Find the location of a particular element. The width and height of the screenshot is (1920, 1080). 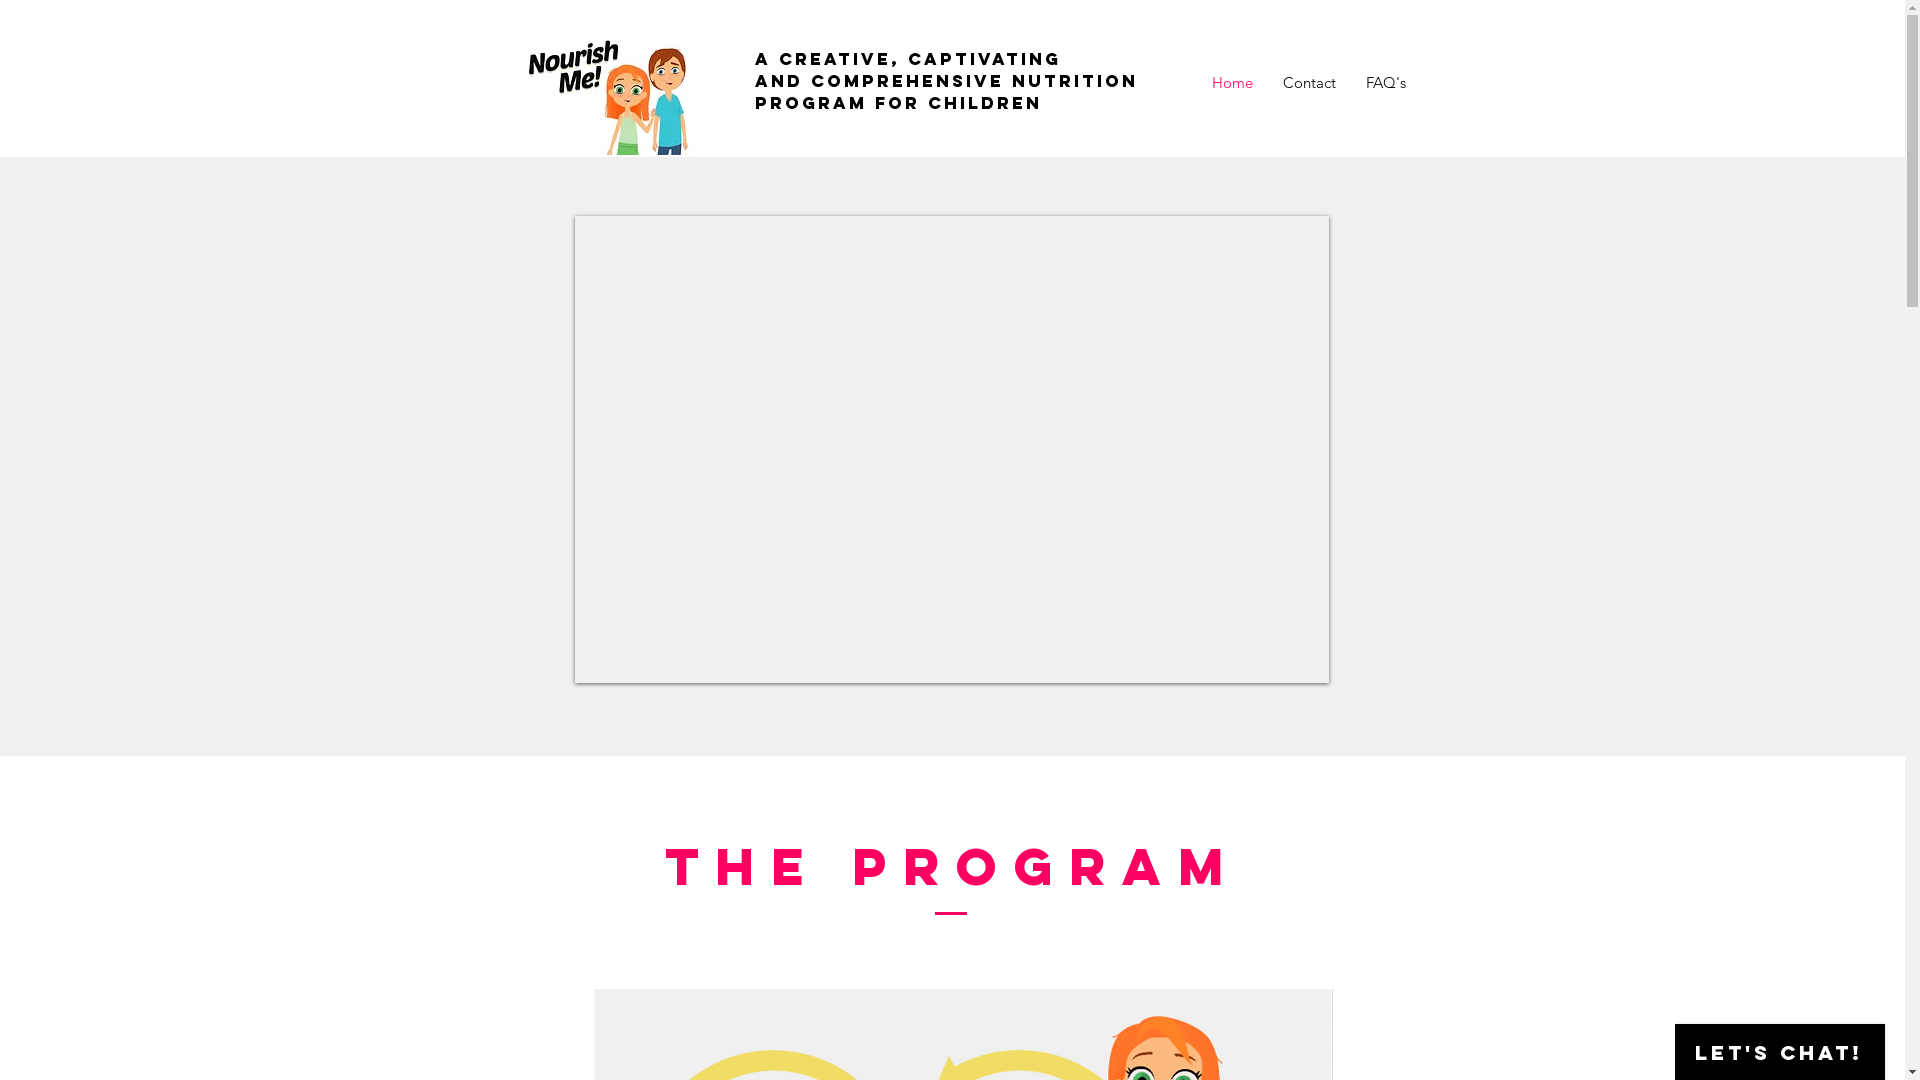

'Contact' is located at coordinates (1309, 82).